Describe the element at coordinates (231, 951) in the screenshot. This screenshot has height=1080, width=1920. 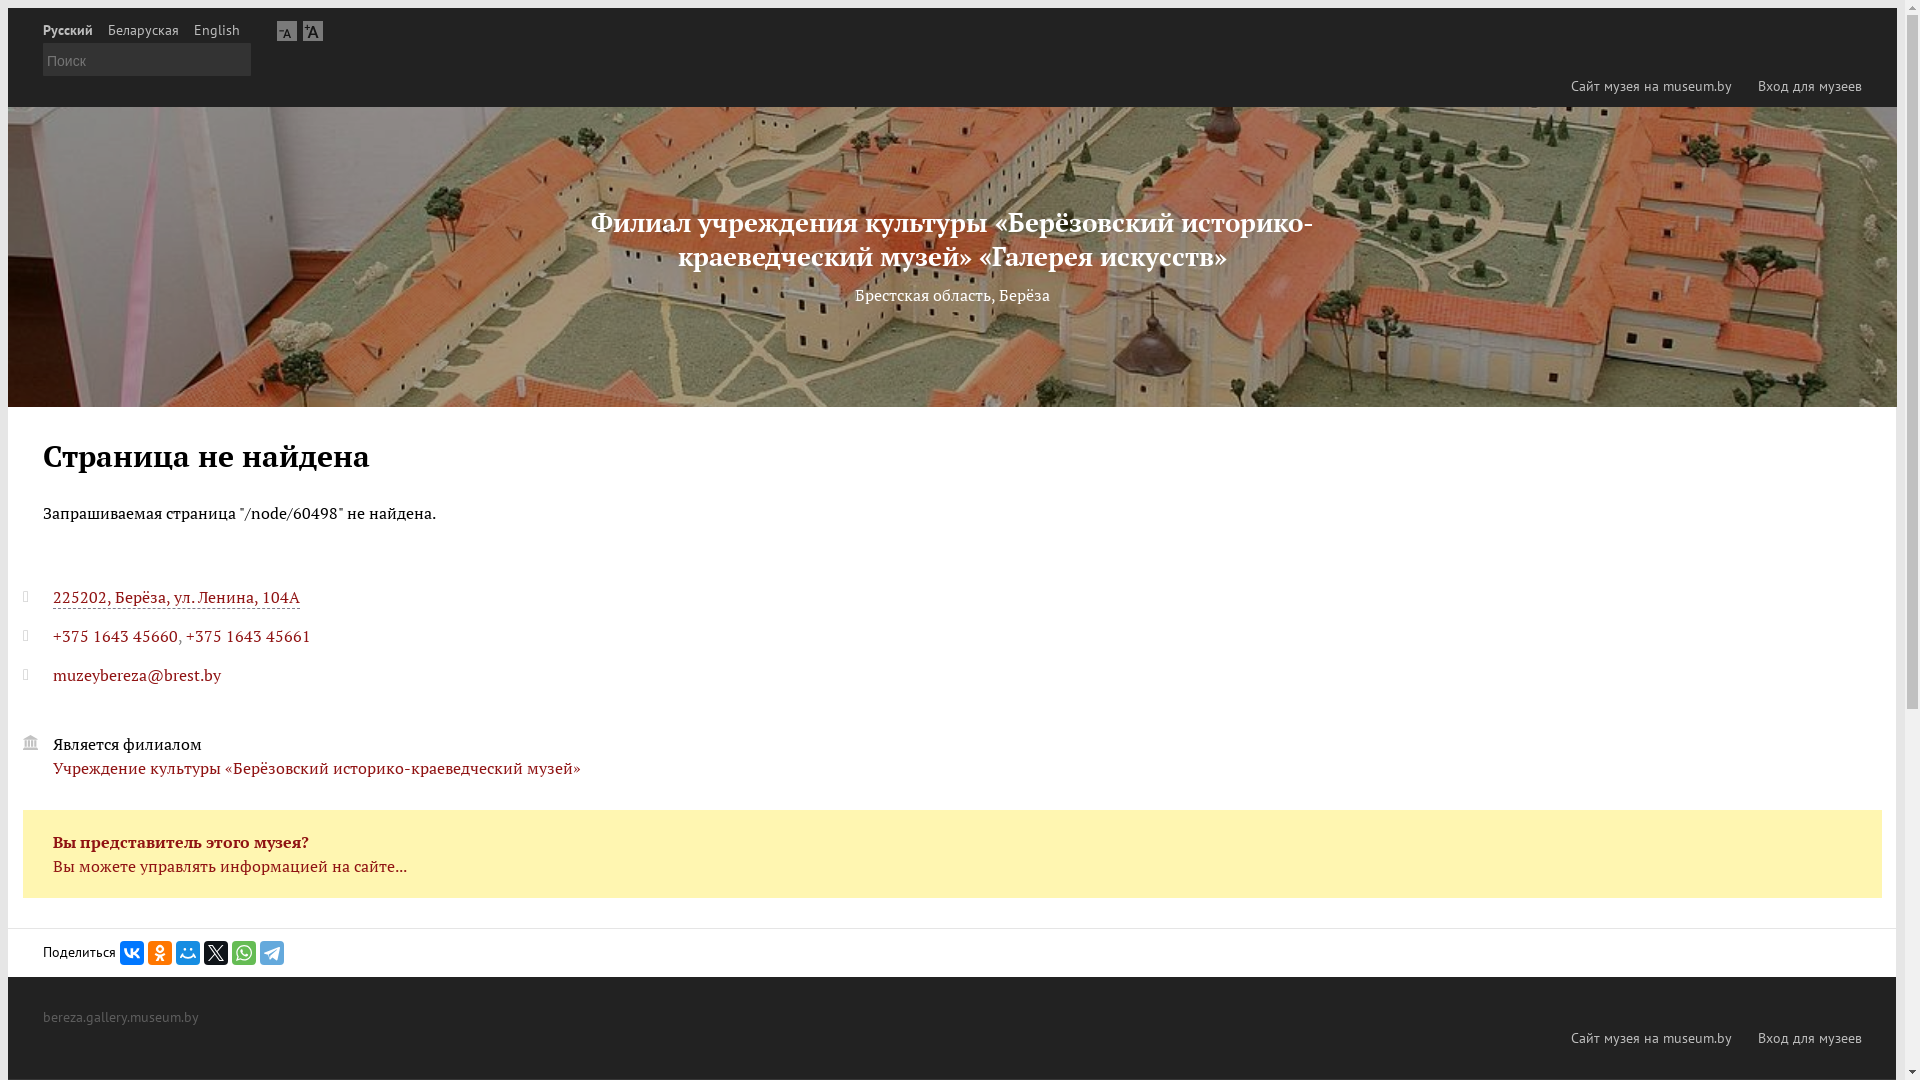
I see `'WhatsApp'` at that location.